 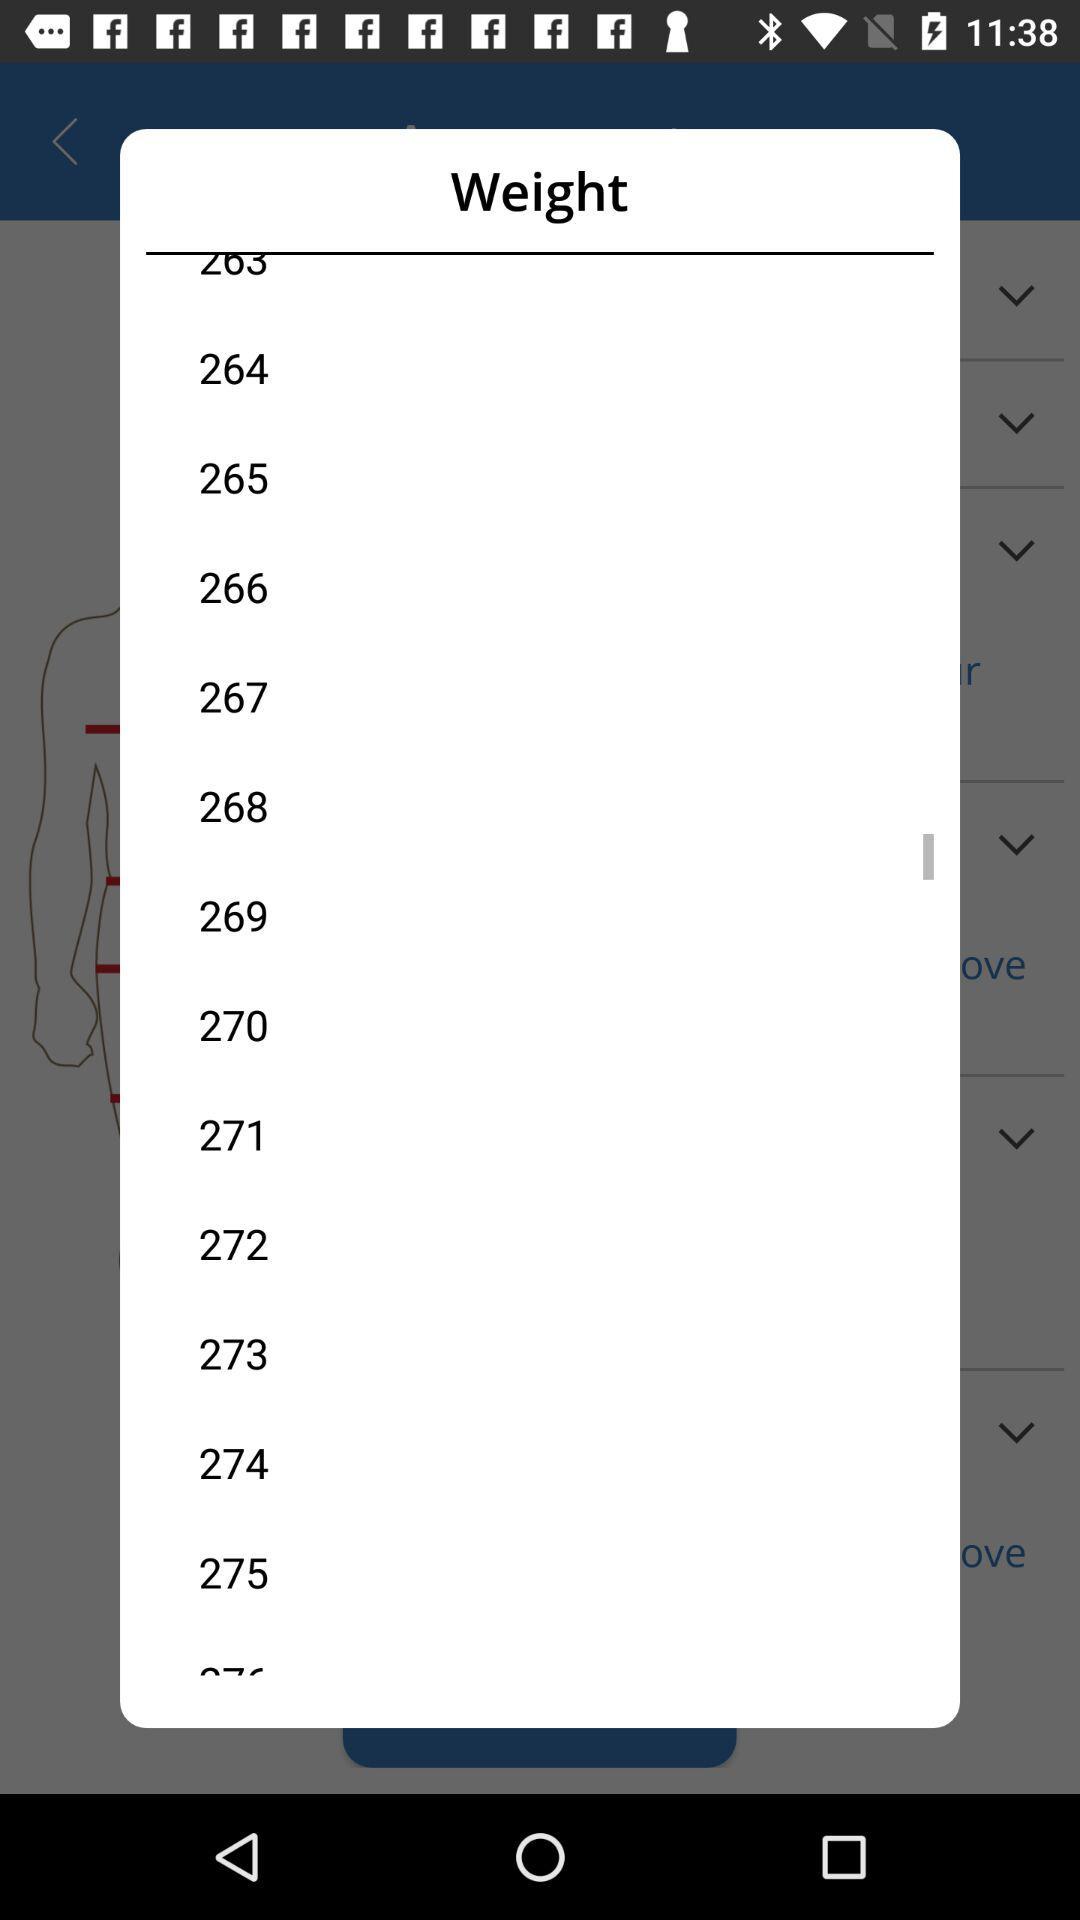 What do you see at coordinates (369, 1024) in the screenshot?
I see `item above the 271` at bounding box center [369, 1024].